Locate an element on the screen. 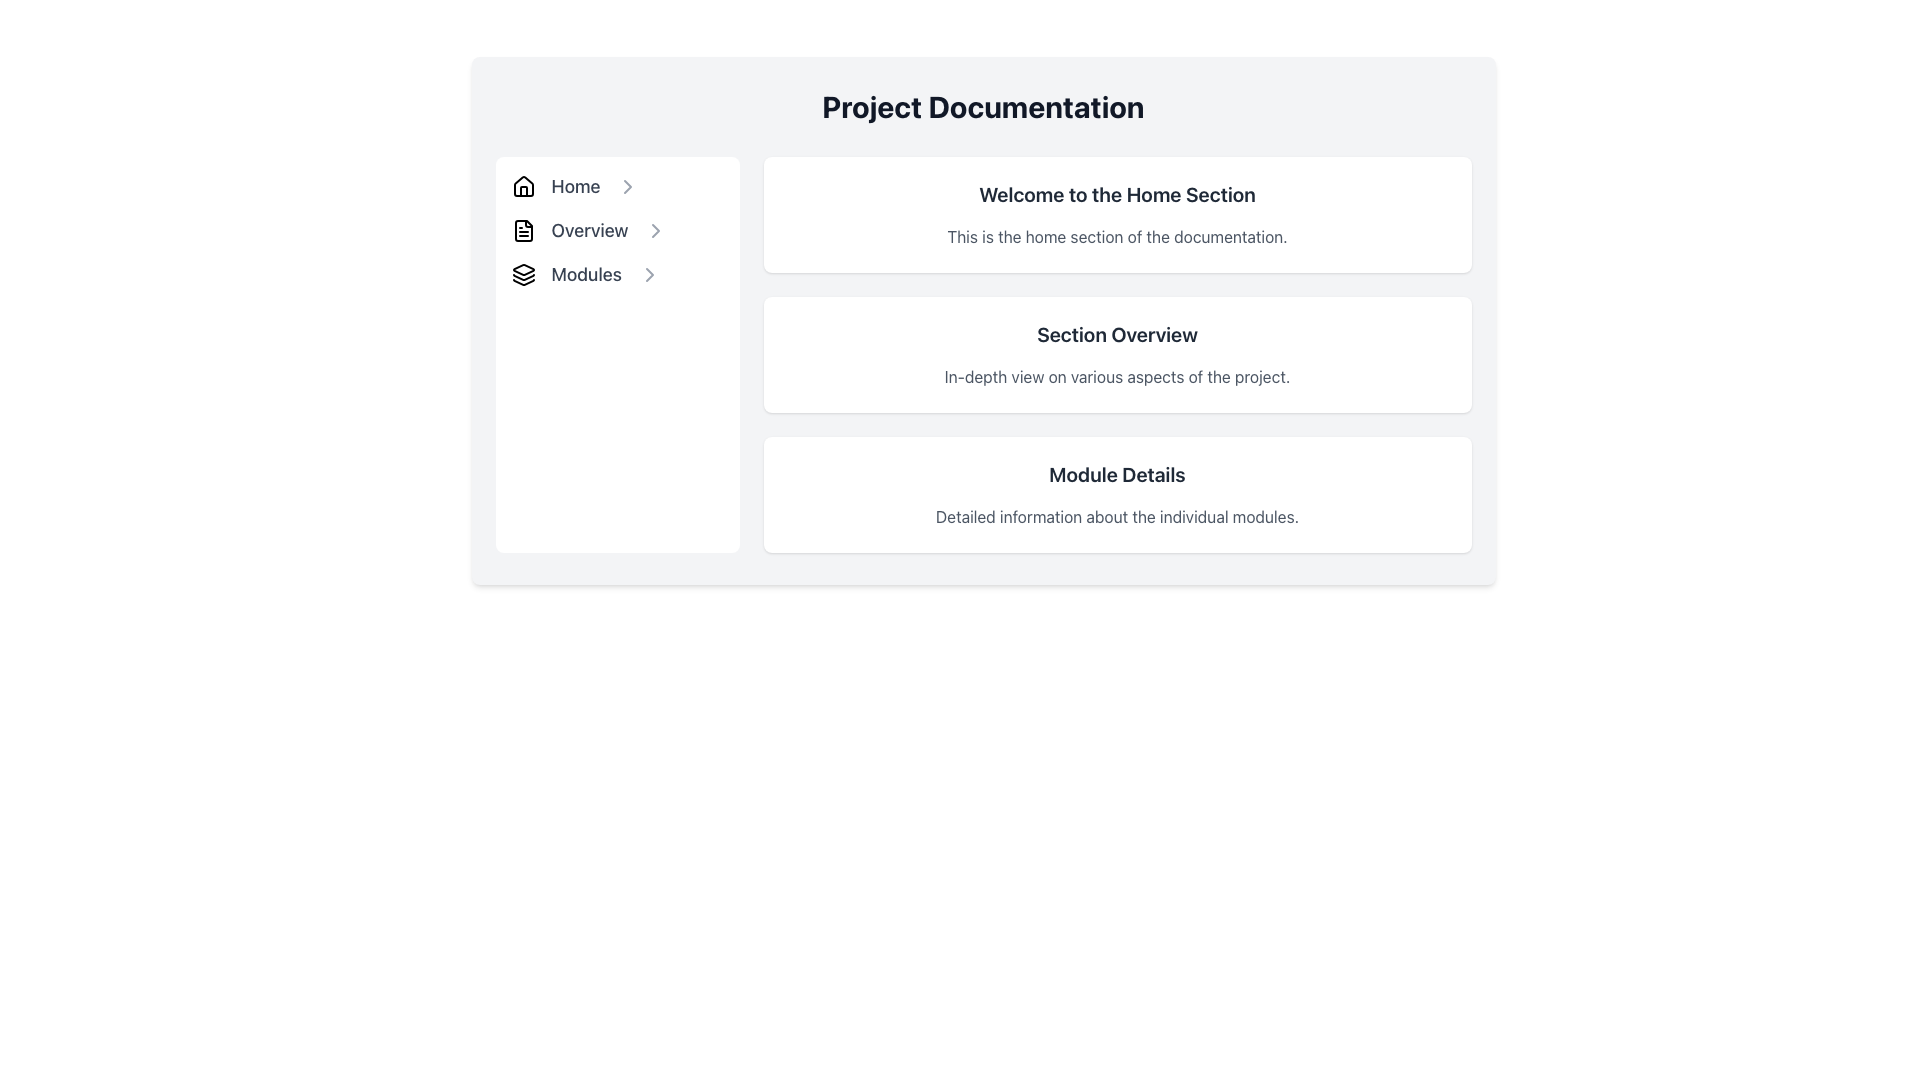 This screenshot has width=1920, height=1080. the Chevron icon located at the right side of the 'Modules' text item in the vertical navigation menu is located at coordinates (649, 274).